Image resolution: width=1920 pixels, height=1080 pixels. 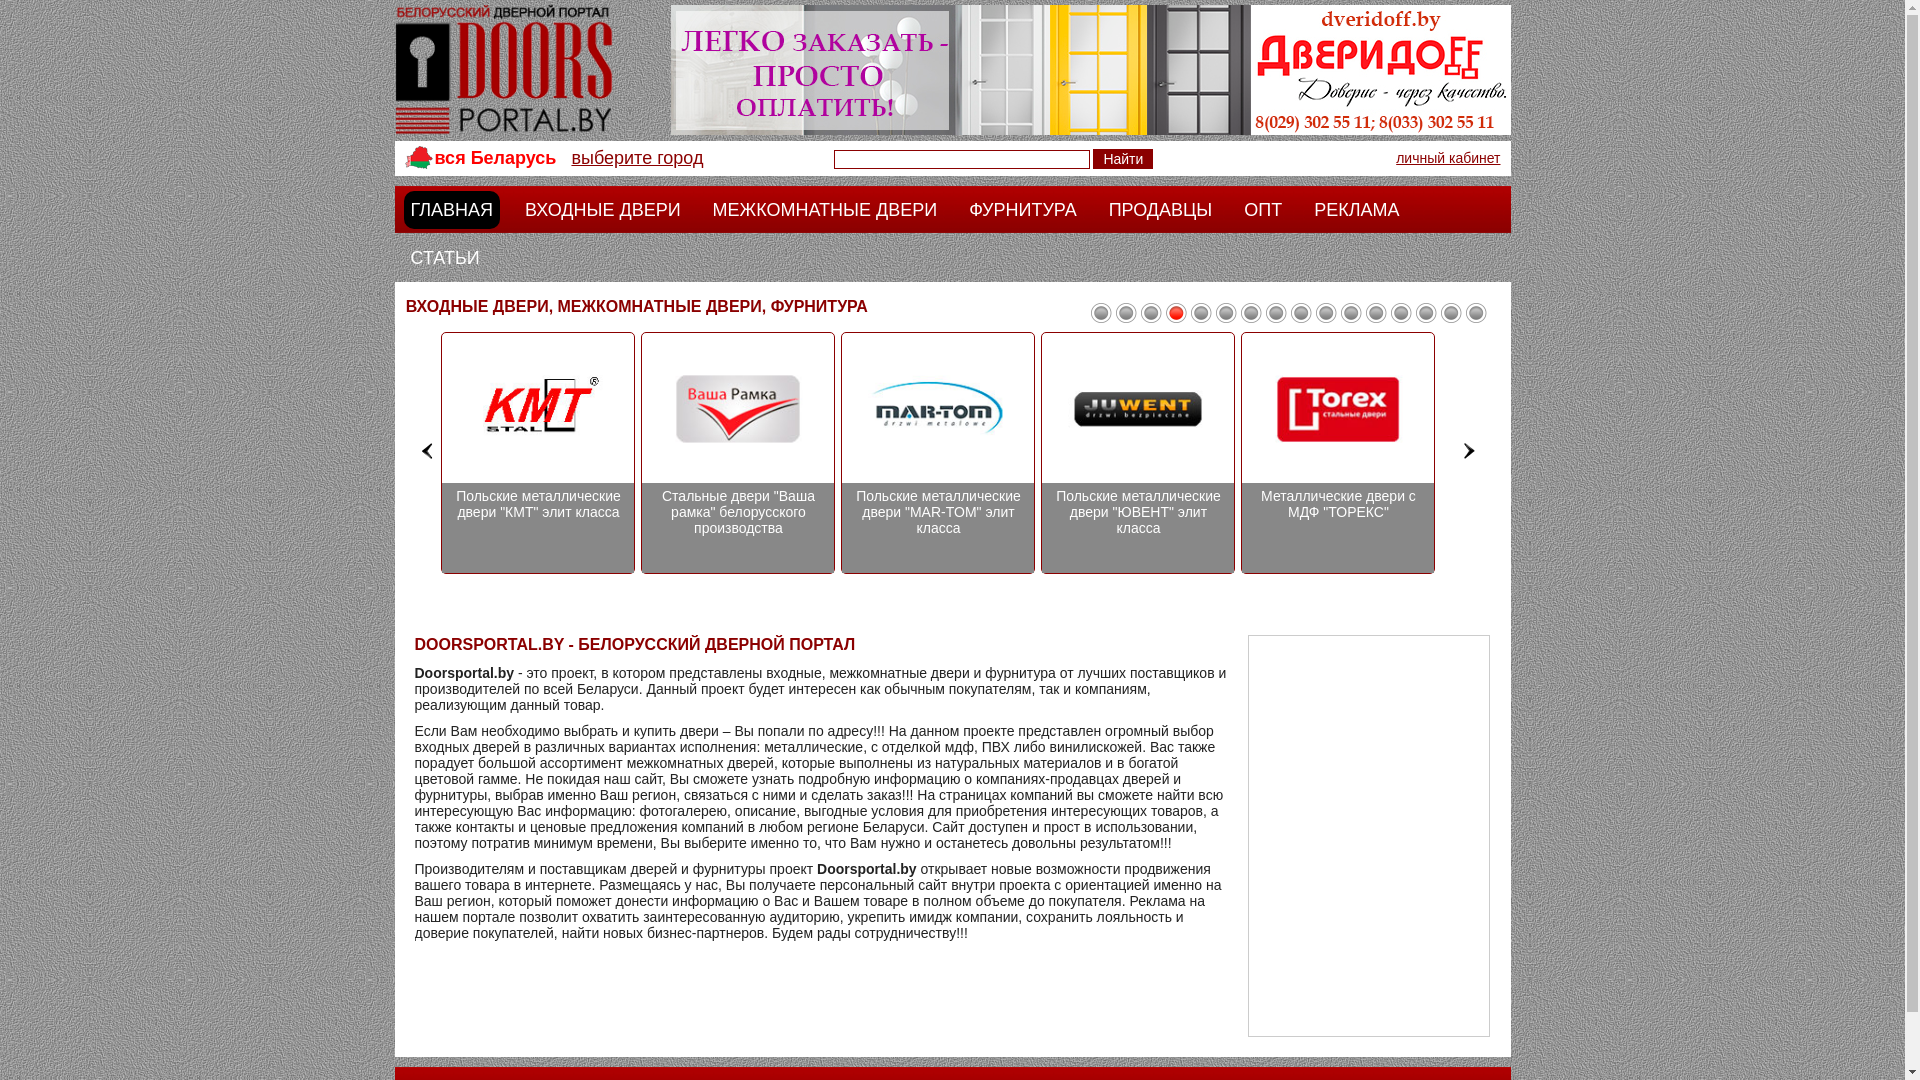 What do you see at coordinates (1464, 450) in the screenshot?
I see `'>'` at bounding box center [1464, 450].